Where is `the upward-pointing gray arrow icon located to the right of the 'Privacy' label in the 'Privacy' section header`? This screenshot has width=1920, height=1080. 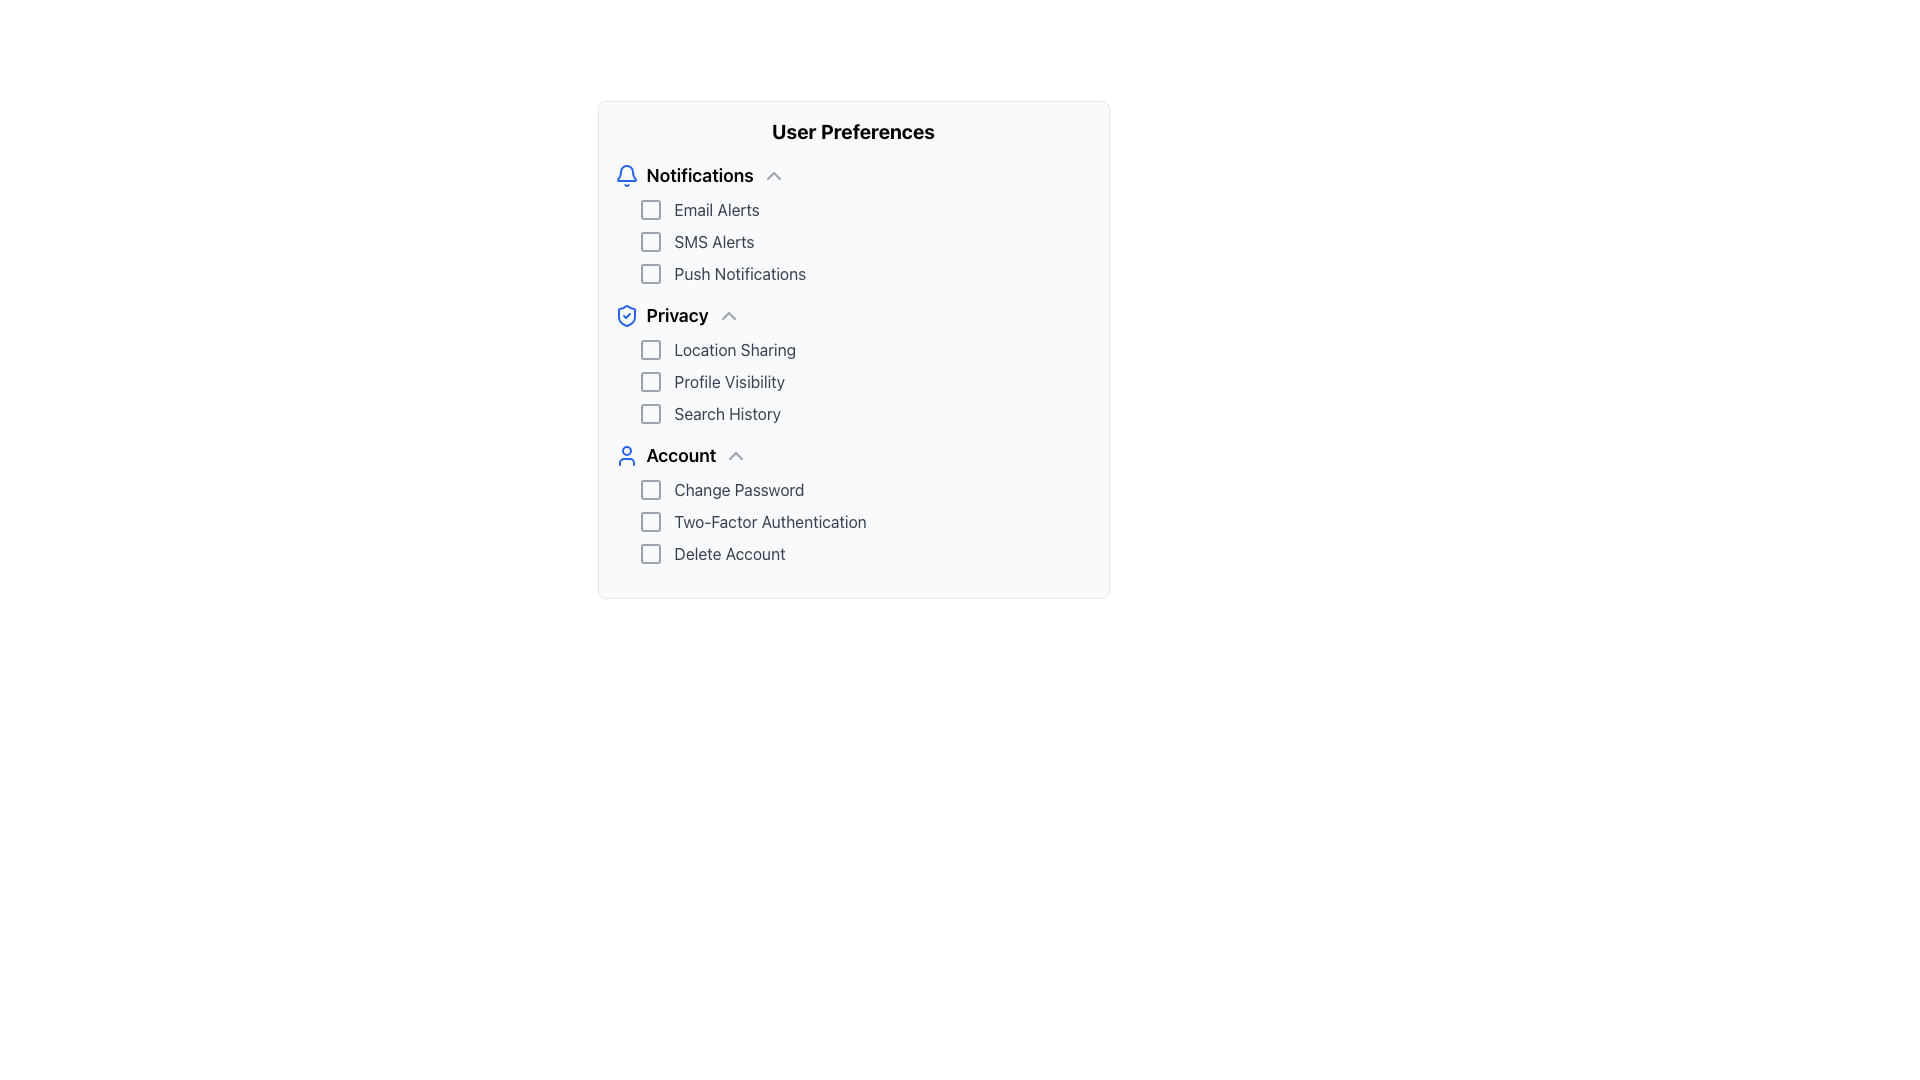 the upward-pointing gray arrow icon located to the right of the 'Privacy' label in the 'Privacy' section header is located at coordinates (727, 315).